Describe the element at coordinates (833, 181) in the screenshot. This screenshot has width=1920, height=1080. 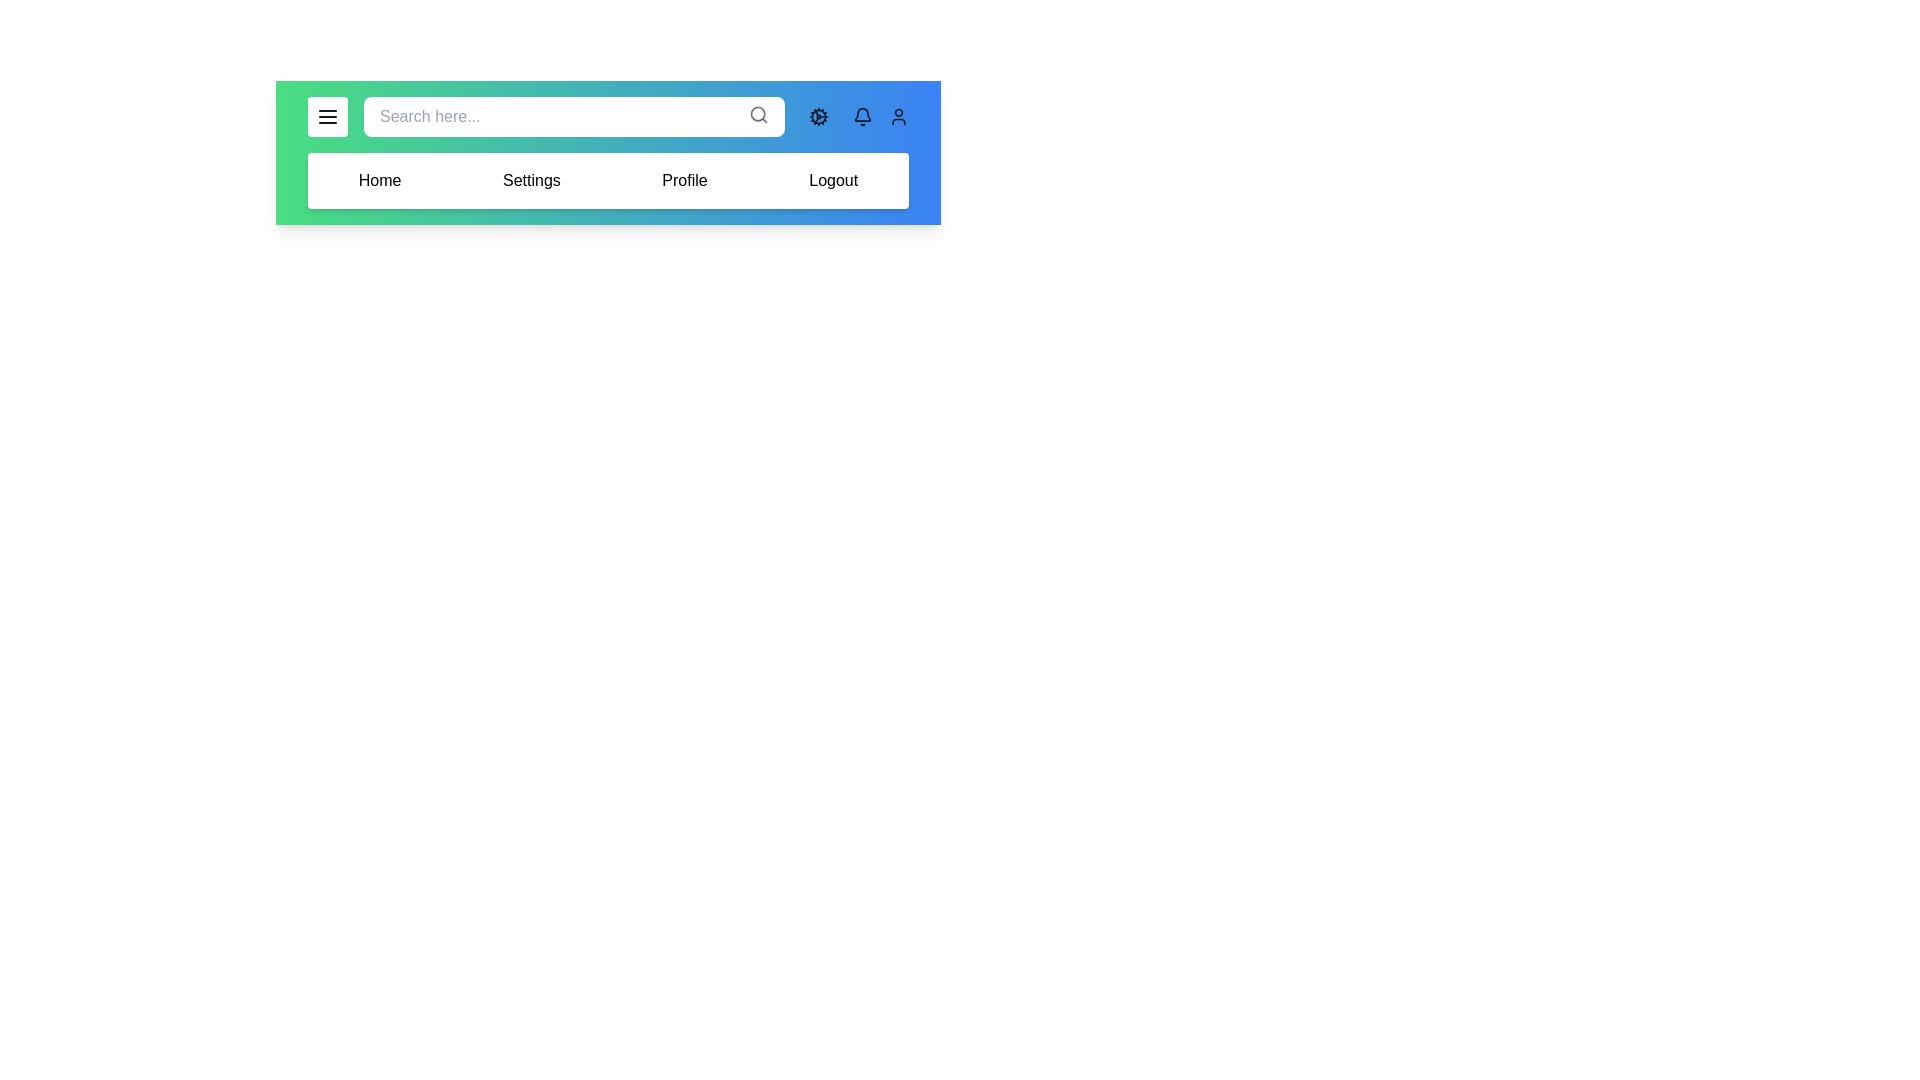
I see `the menu item labeled Logout` at that location.